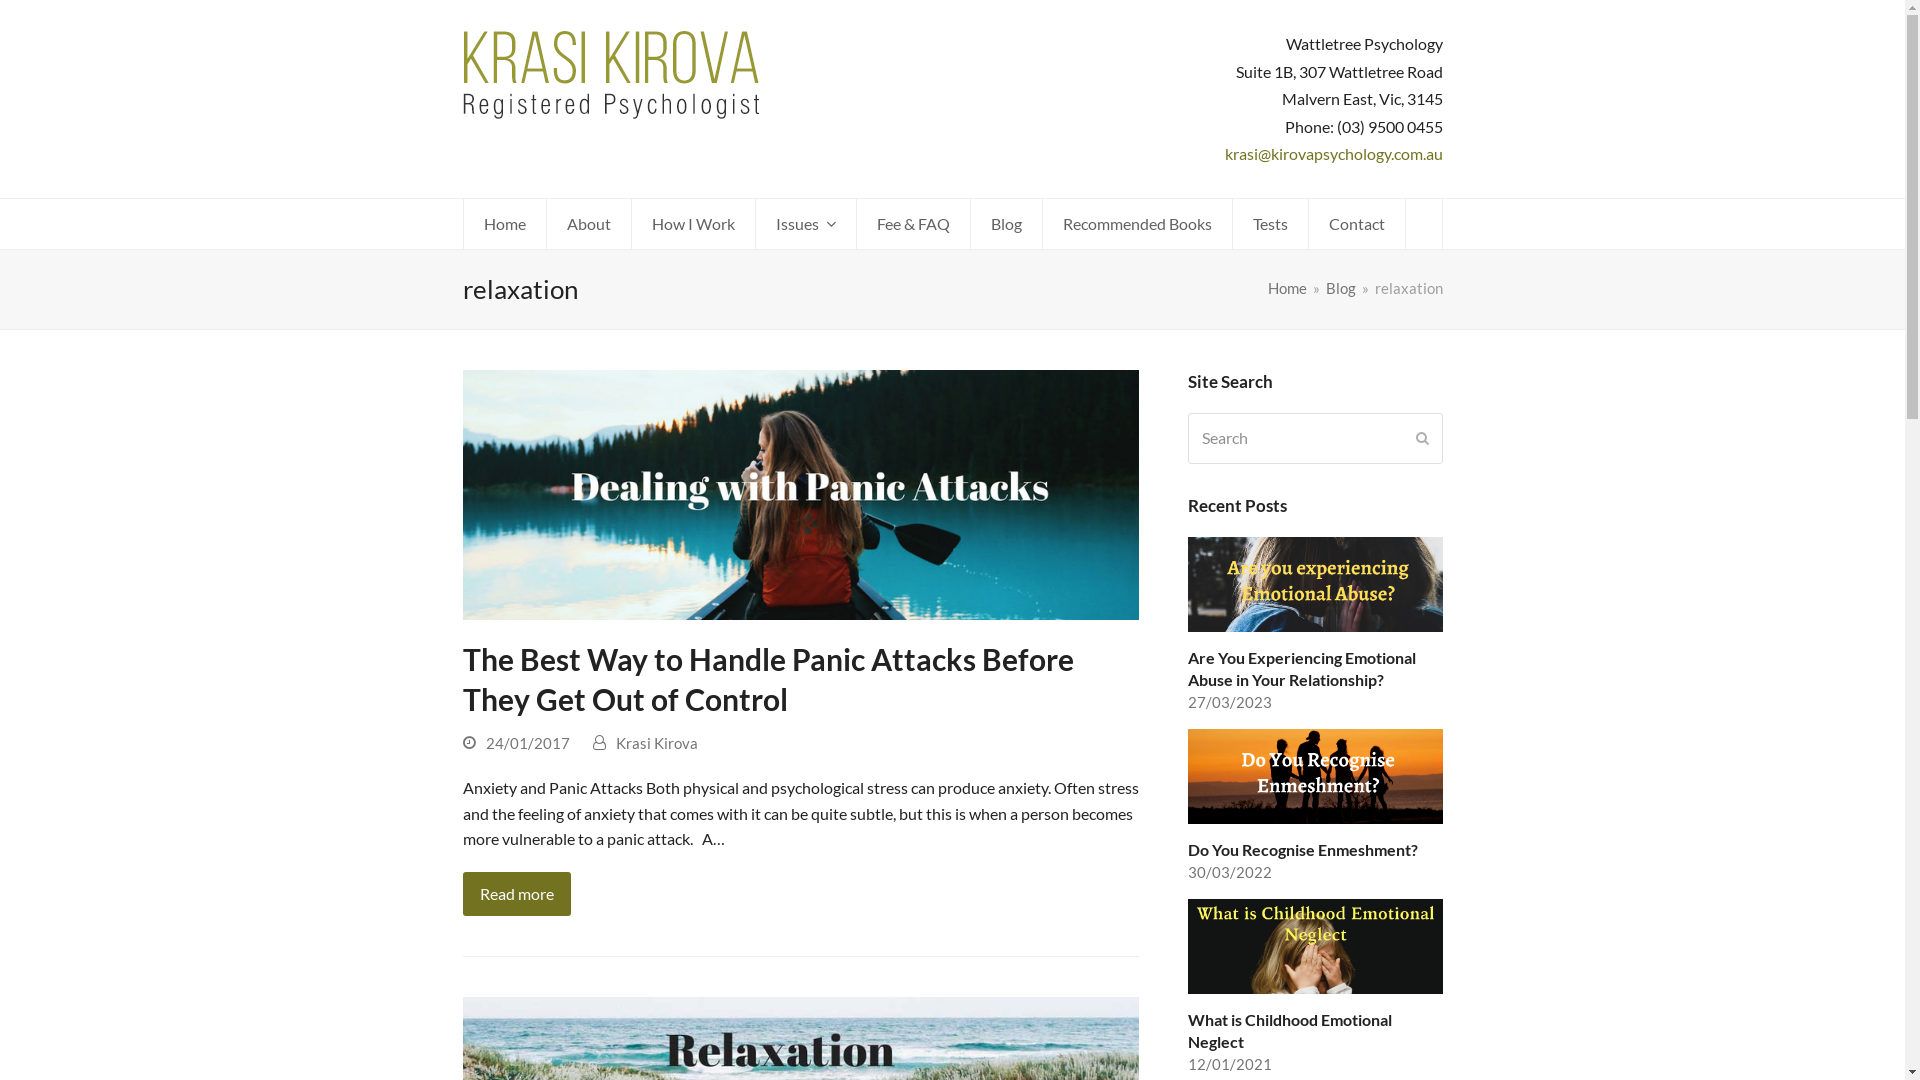 This screenshot has width=1920, height=1080. What do you see at coordinates (1268, 223) in the screenshot?
I see `'Tests'` at bounding box center [1268, 223].